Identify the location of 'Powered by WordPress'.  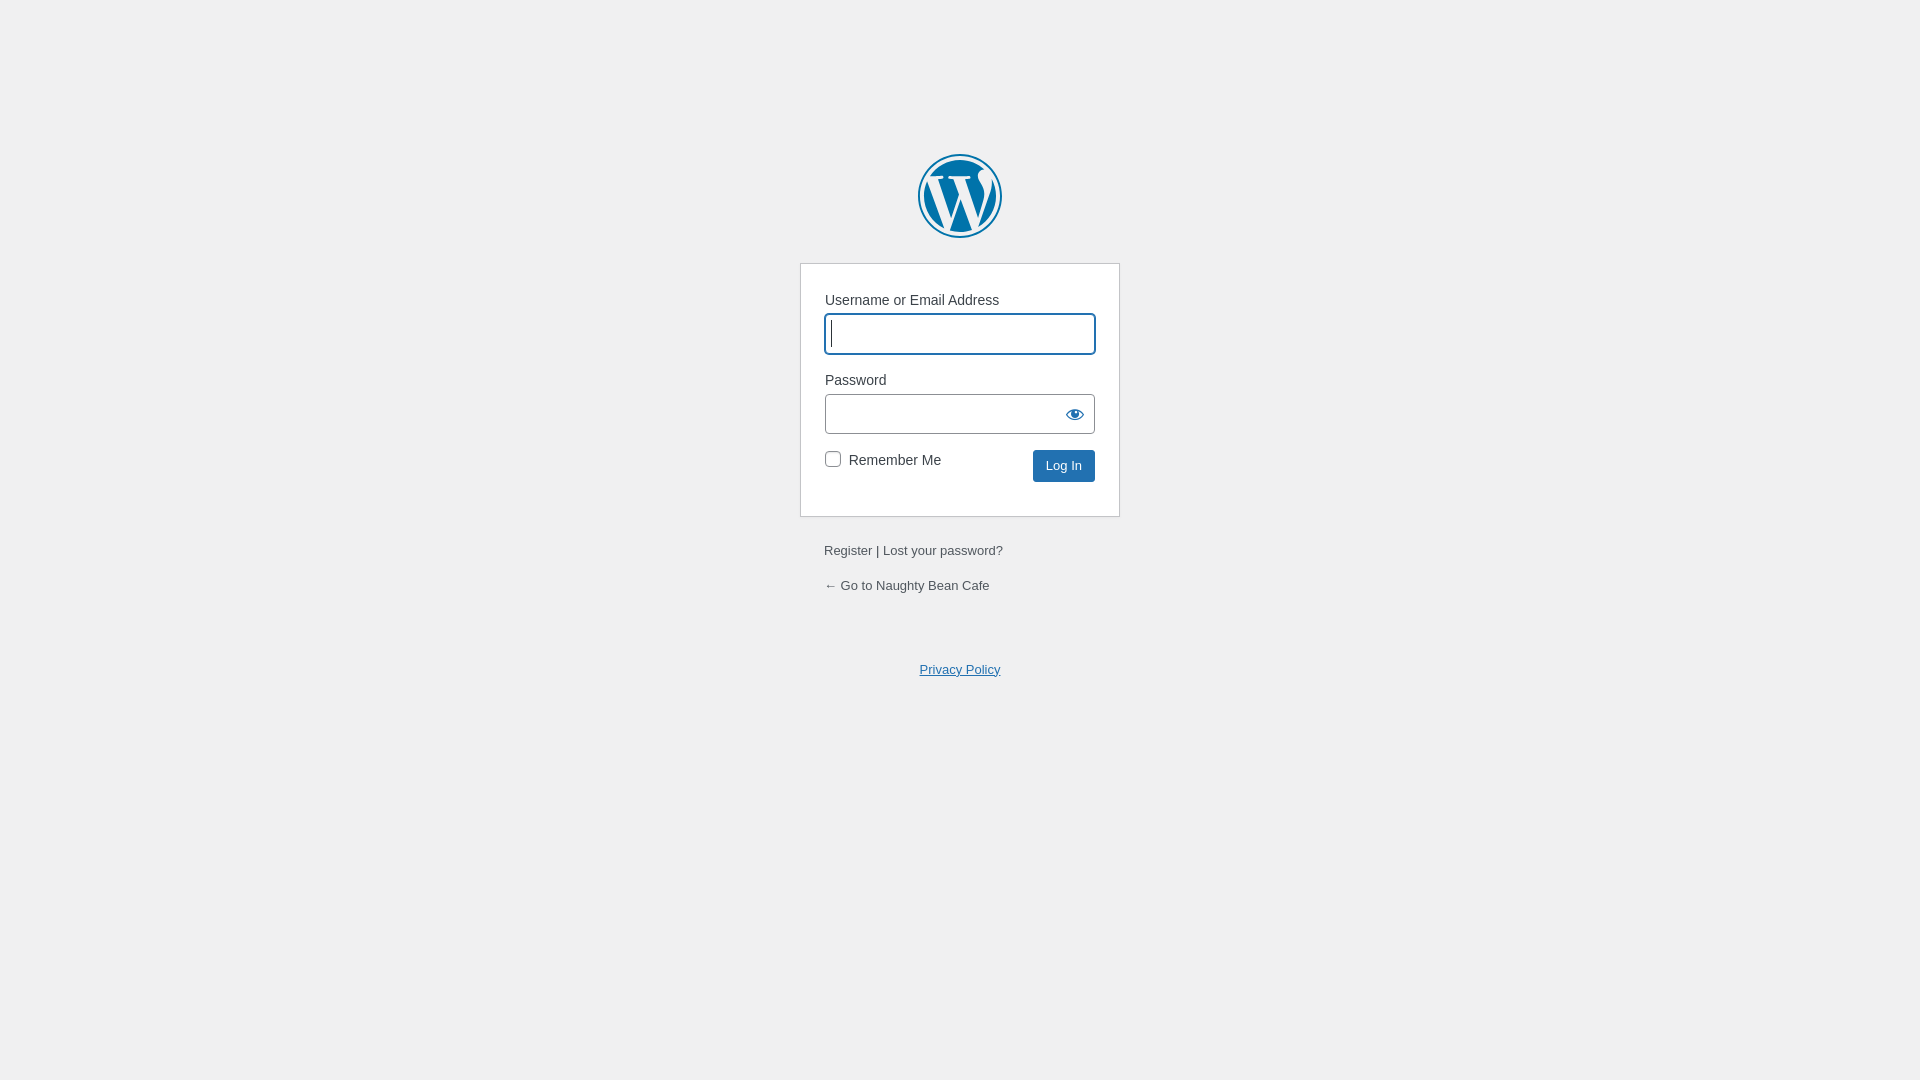
(960, 196).